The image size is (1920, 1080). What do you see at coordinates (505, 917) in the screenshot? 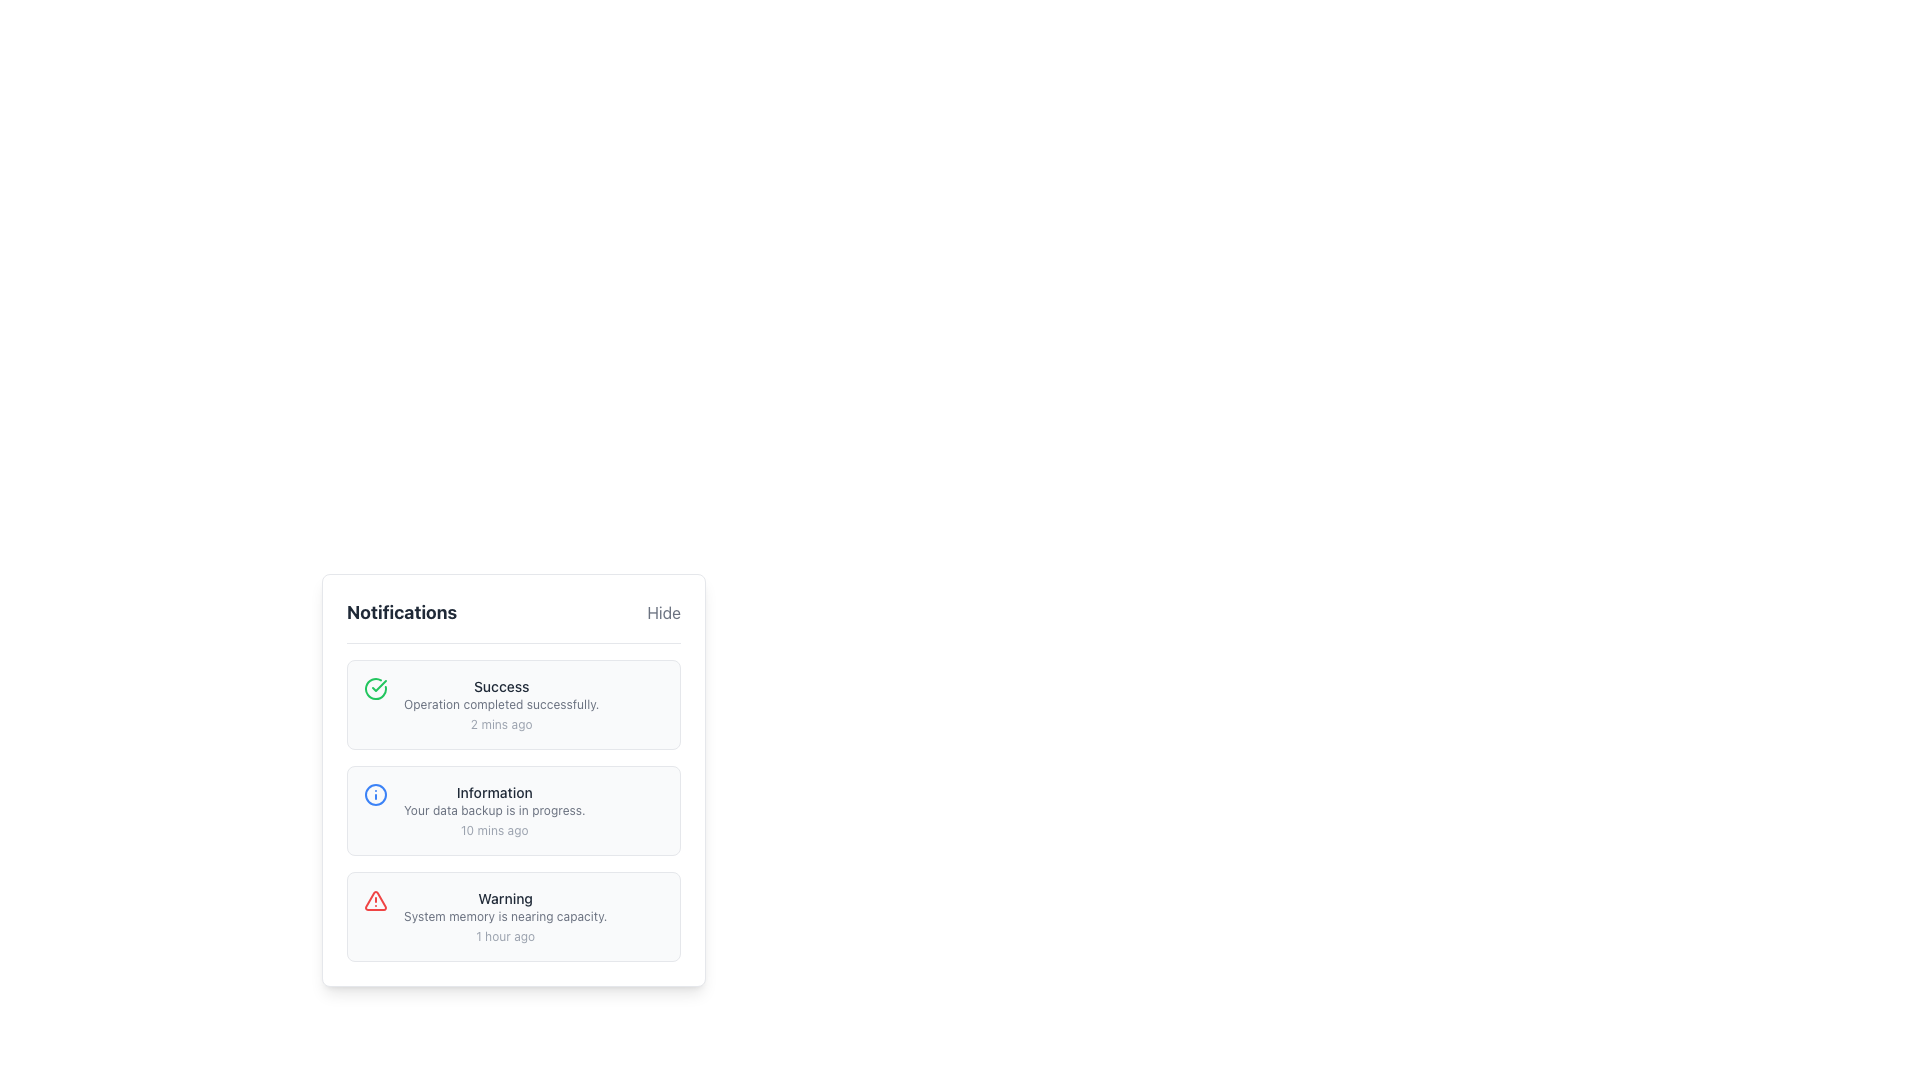
I see `additional details text label associated with the 'Warning' notification regarding system memory nearing capacity, located in the bottom-most notification card under the 'Warning' section` at bounding box center [505, 917].